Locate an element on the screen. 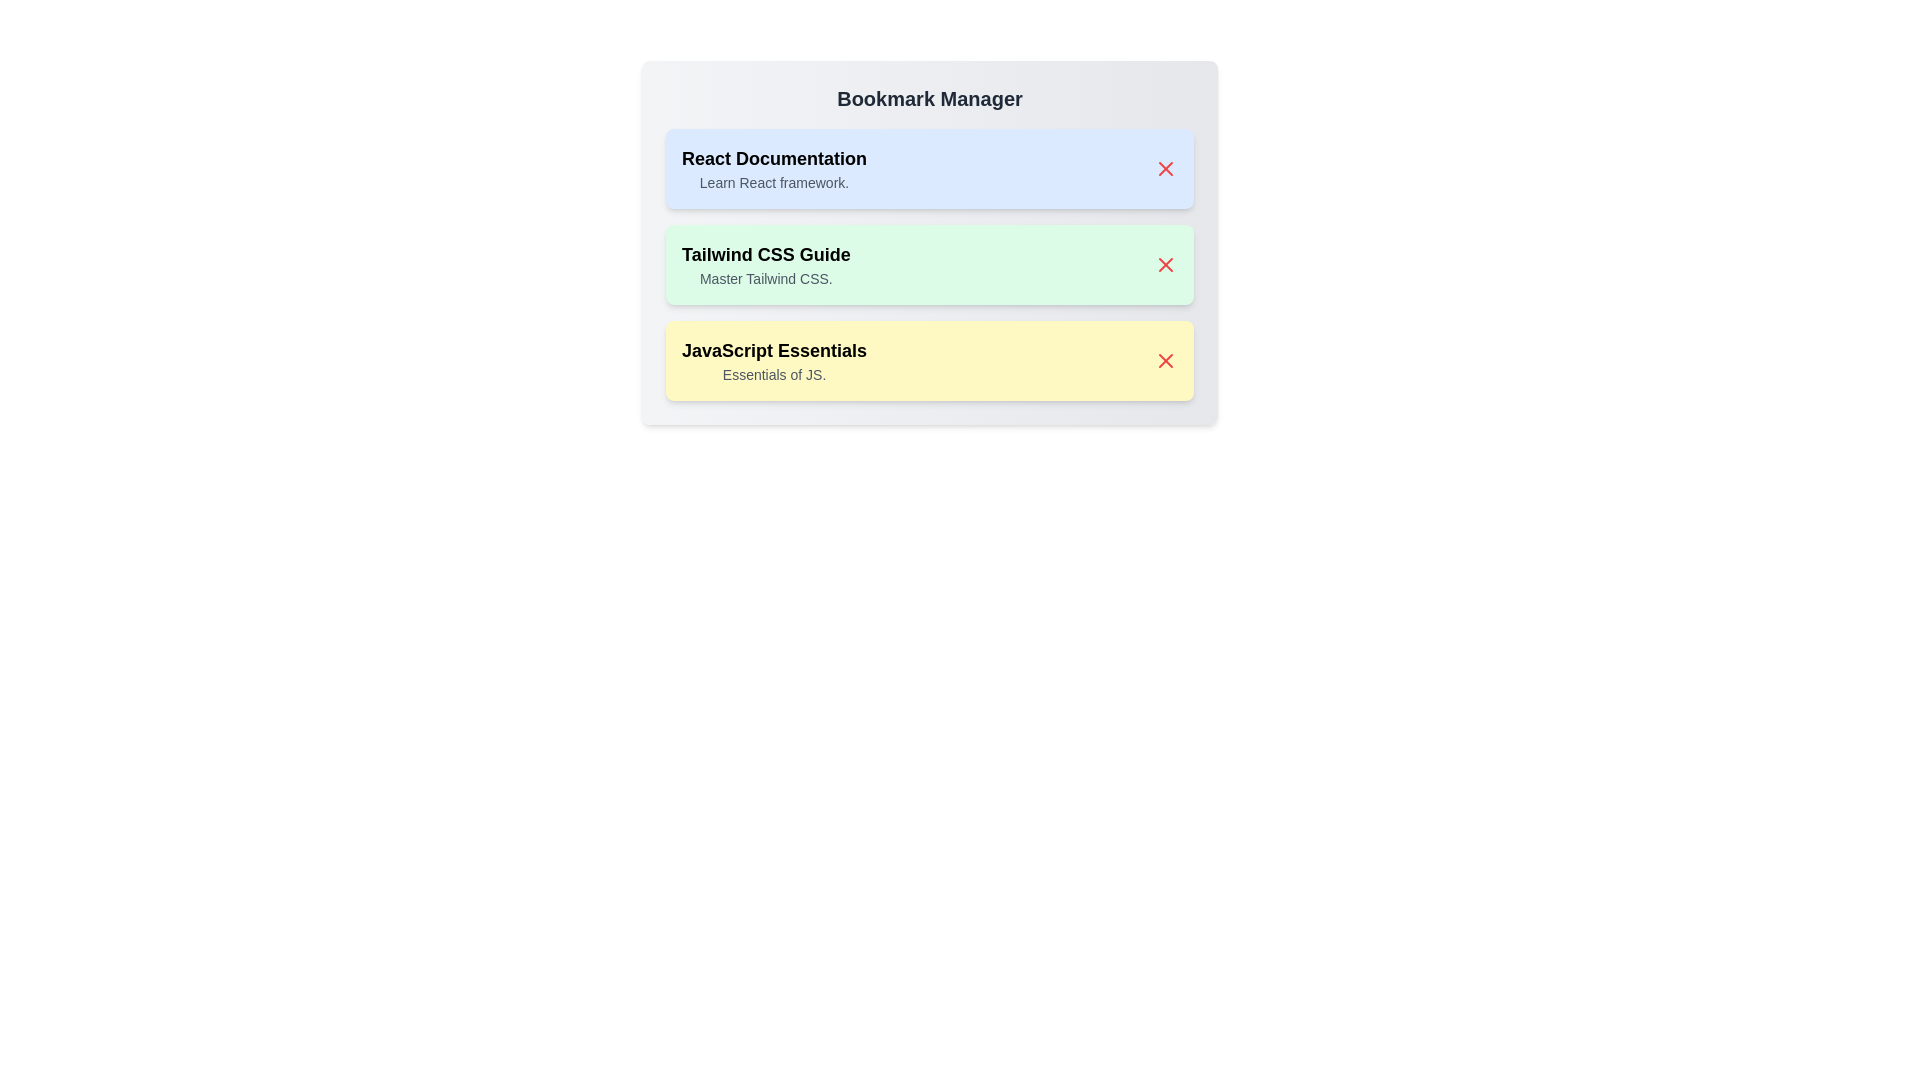  the header text 'Bookmark Manager' is located at coordinates (929, 99).